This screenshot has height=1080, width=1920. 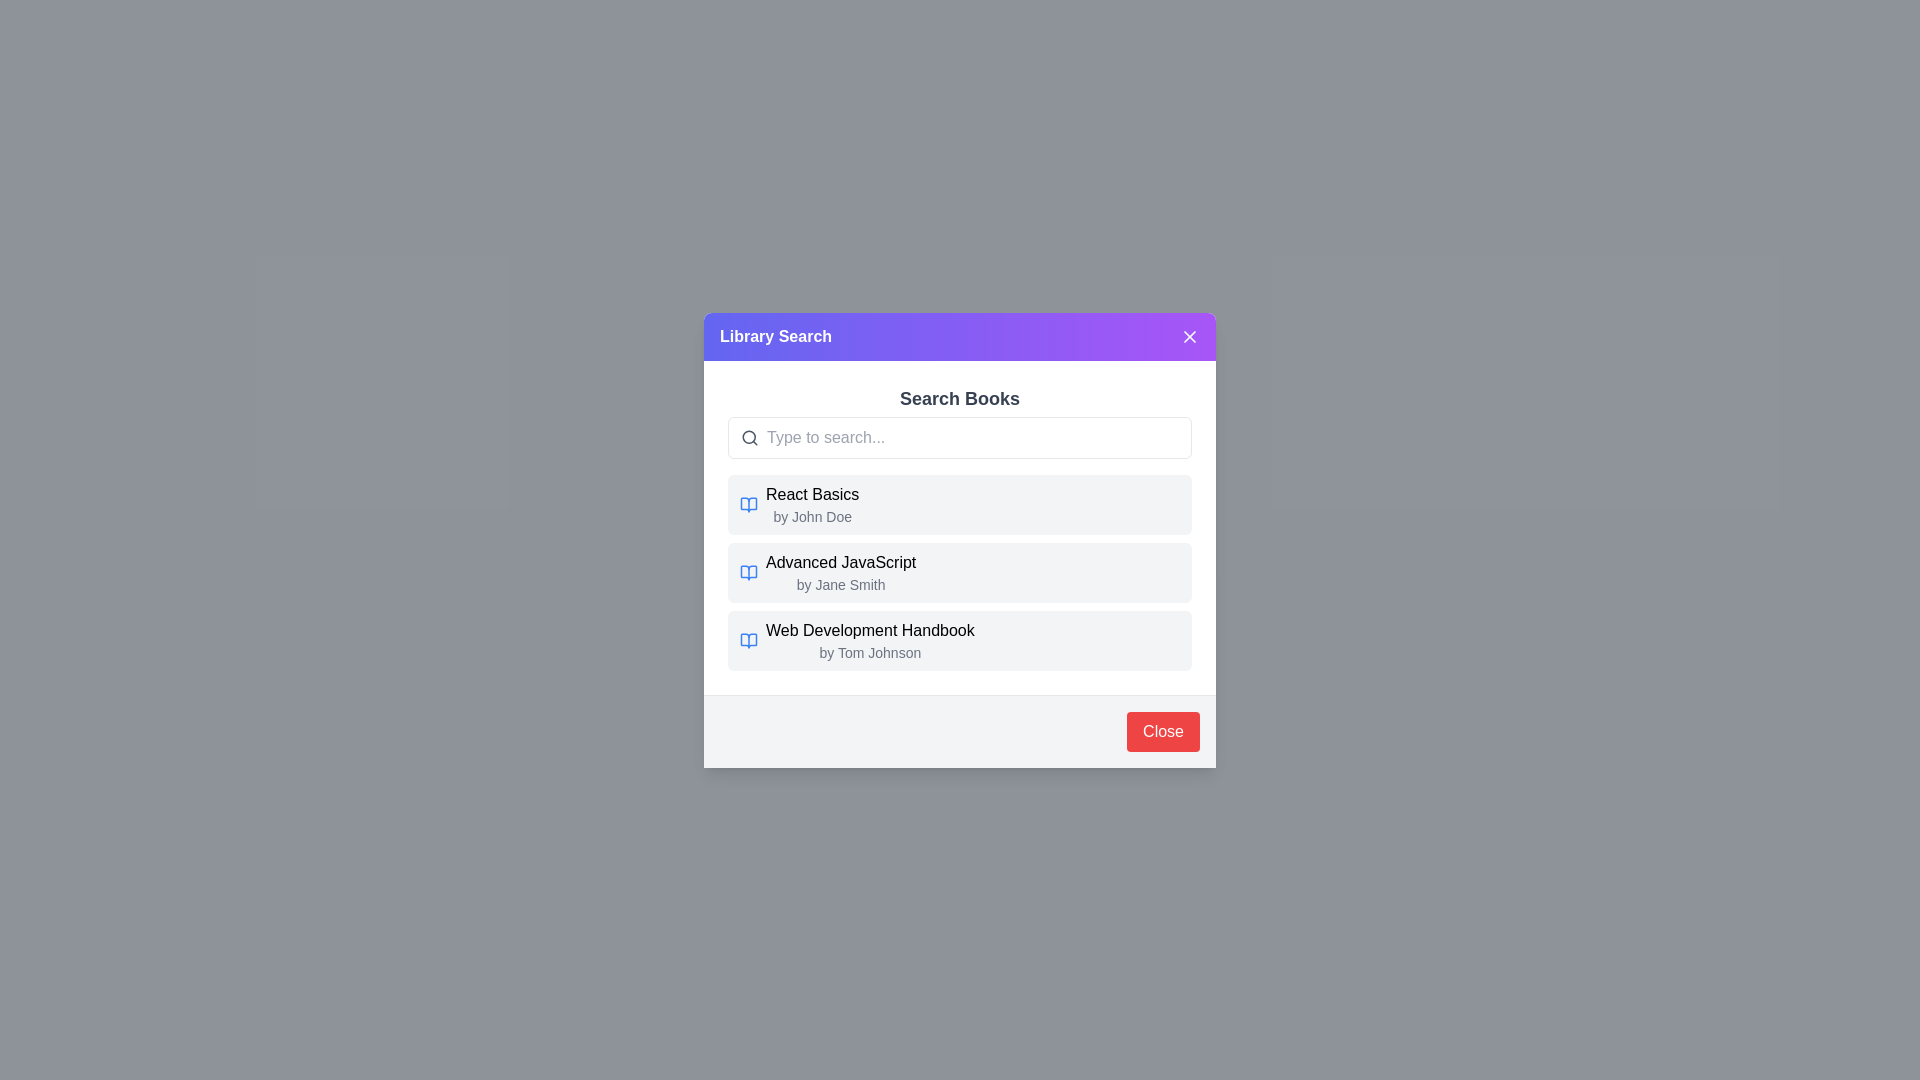 What do you see at coordinates (870, 640) in the screenshot?
I see `displayed text of the Text element that shows 'Web Development Handbook' by Tom Johnson, located in the third row of book entries in the modal dialog` at bounding box center [870, 640].